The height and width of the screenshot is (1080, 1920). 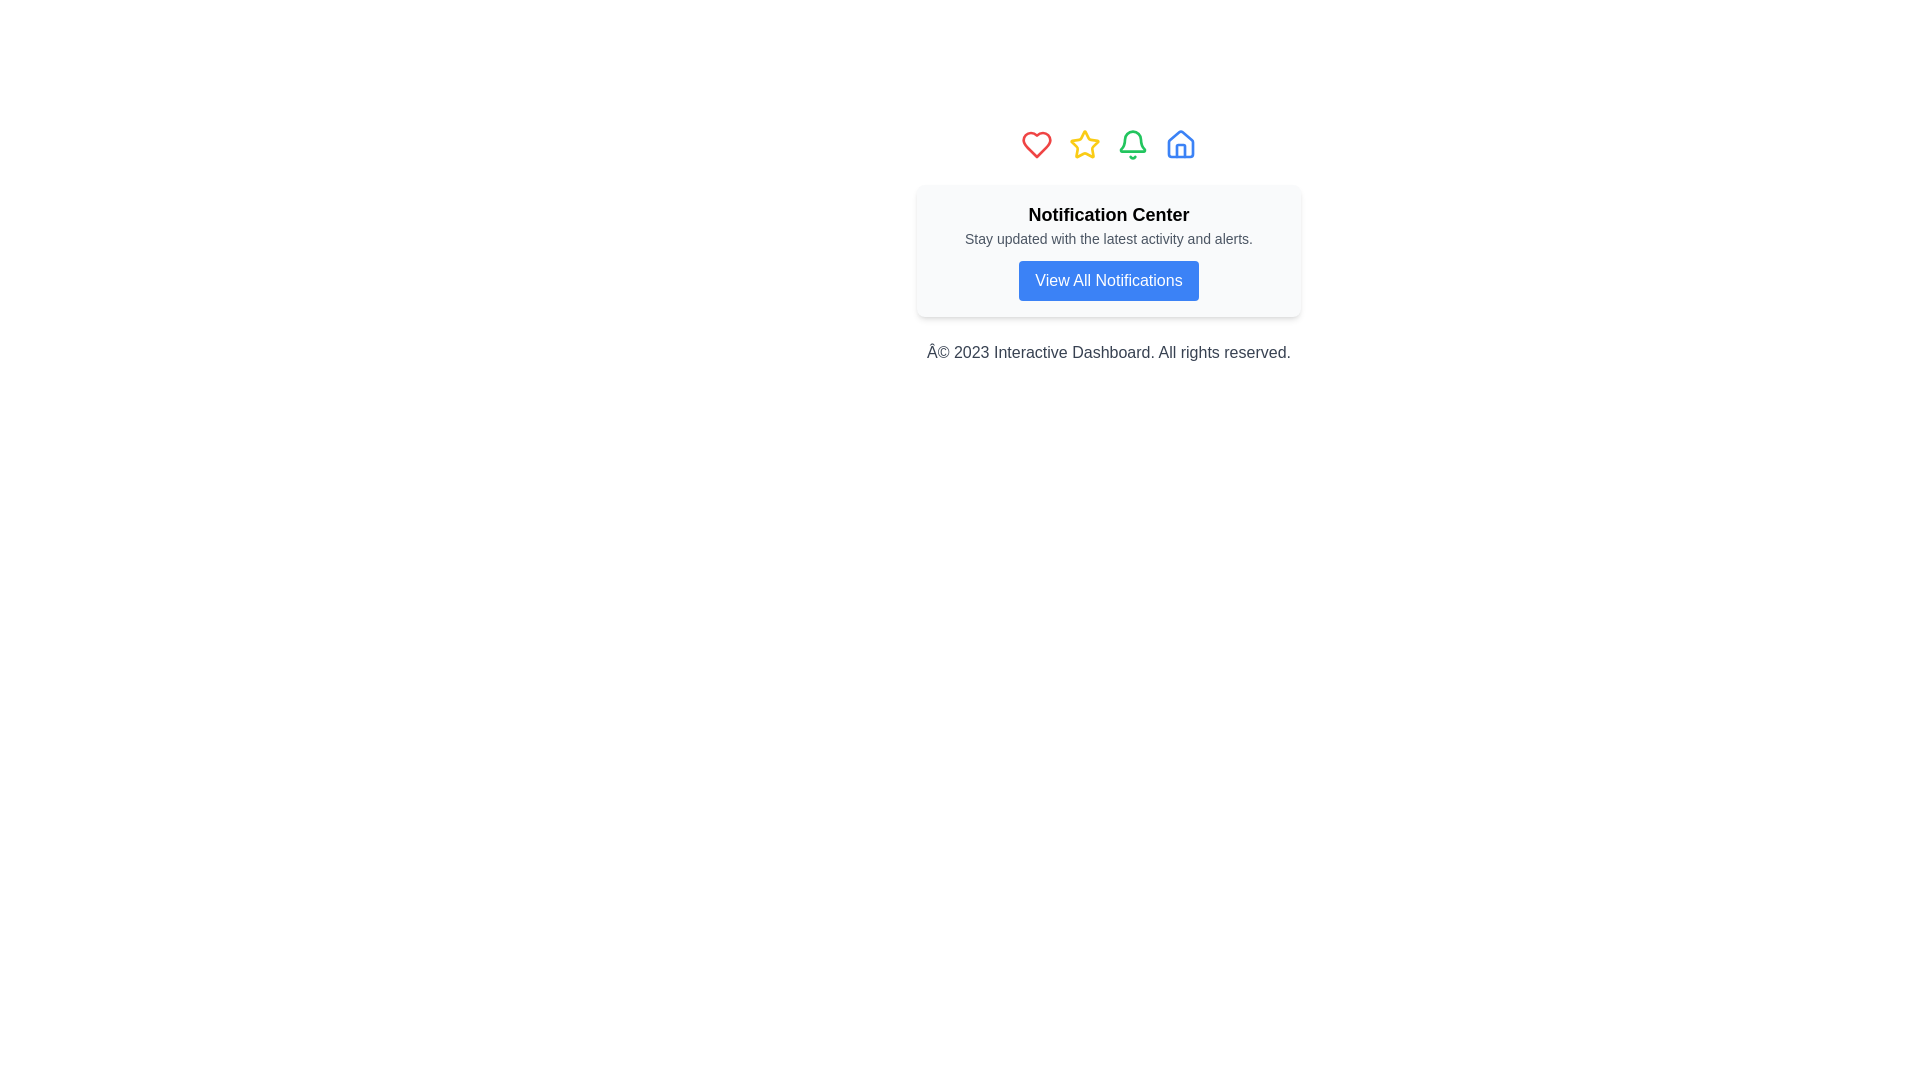 What do you see at coordinates (1107, 352) in the screenshot?
I see `the footer text stating 'Â© 2023 Interactive Dashboard. All rights reserved.' which is styled in gray and located at the bottom of the Notification Center section` at bounding box center [1107, 352].